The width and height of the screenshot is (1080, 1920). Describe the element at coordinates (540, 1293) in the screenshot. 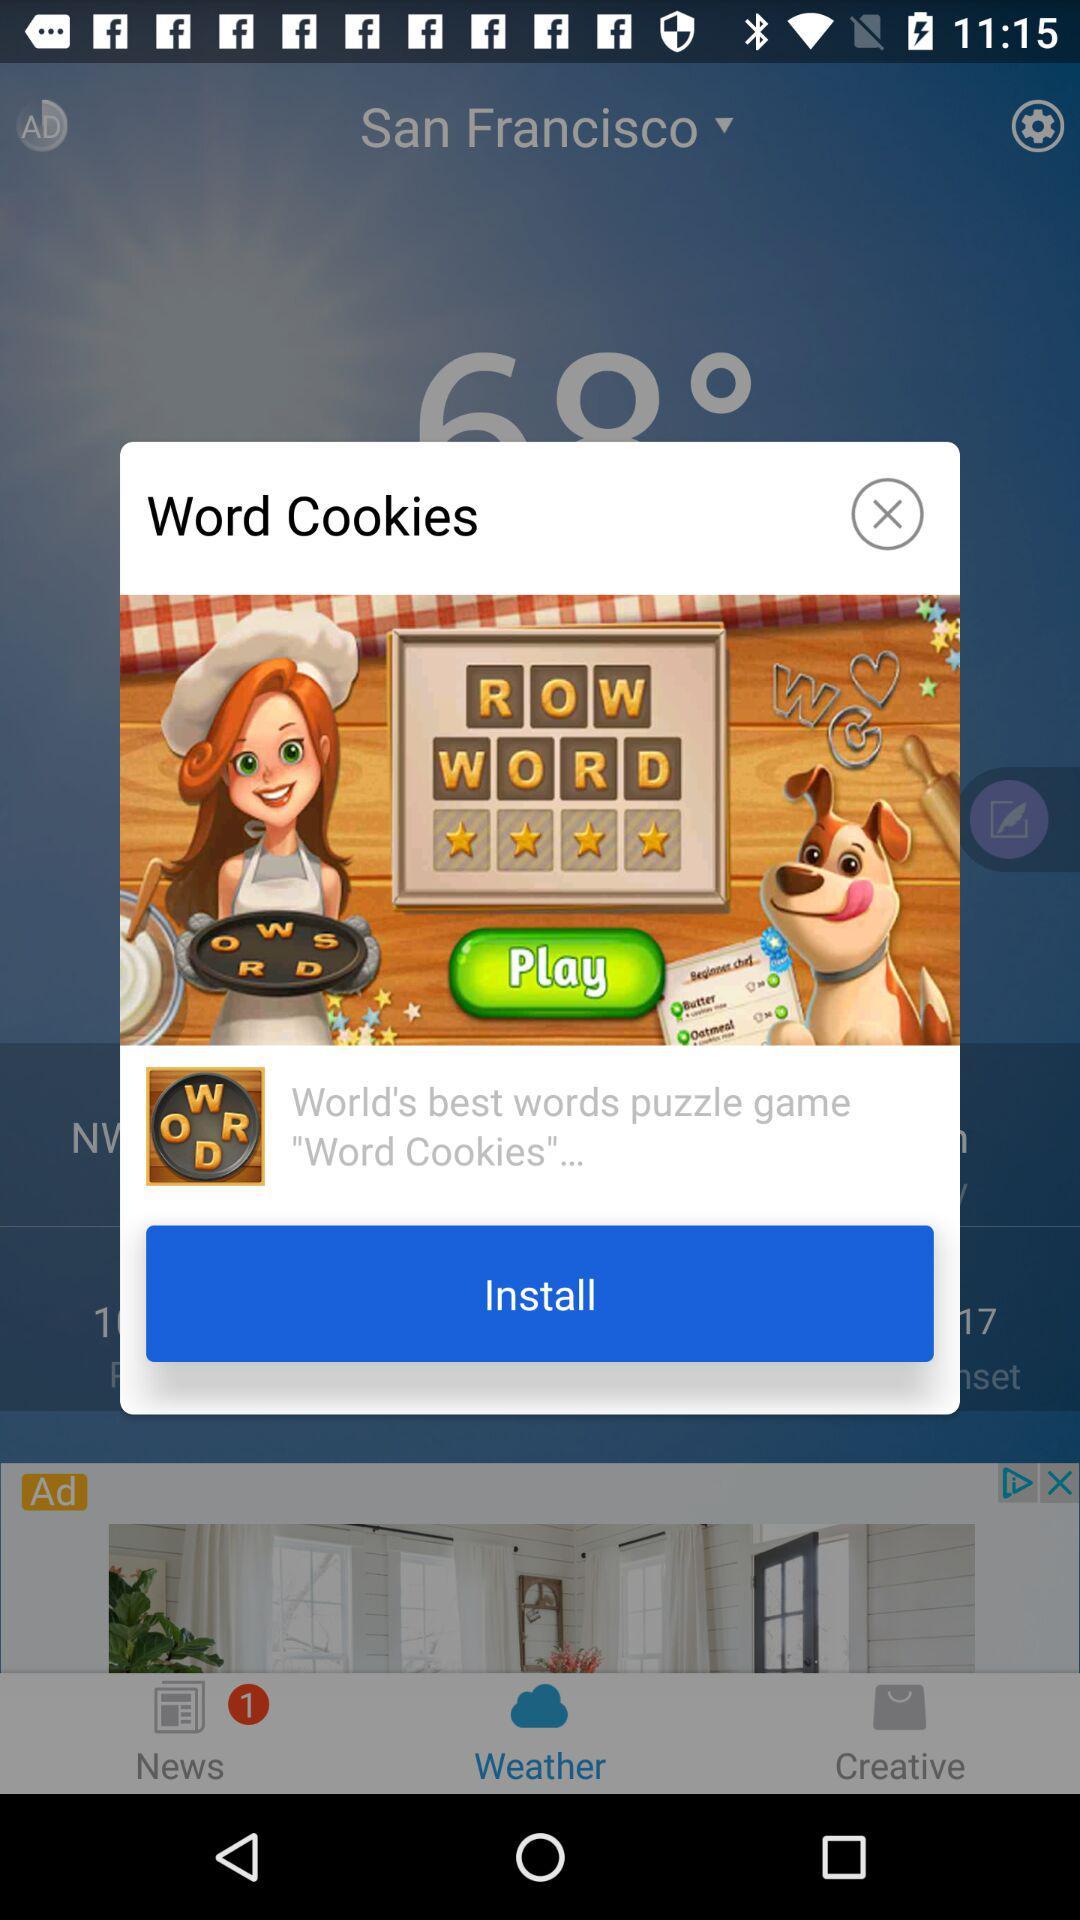

I see `the install item` at that location.